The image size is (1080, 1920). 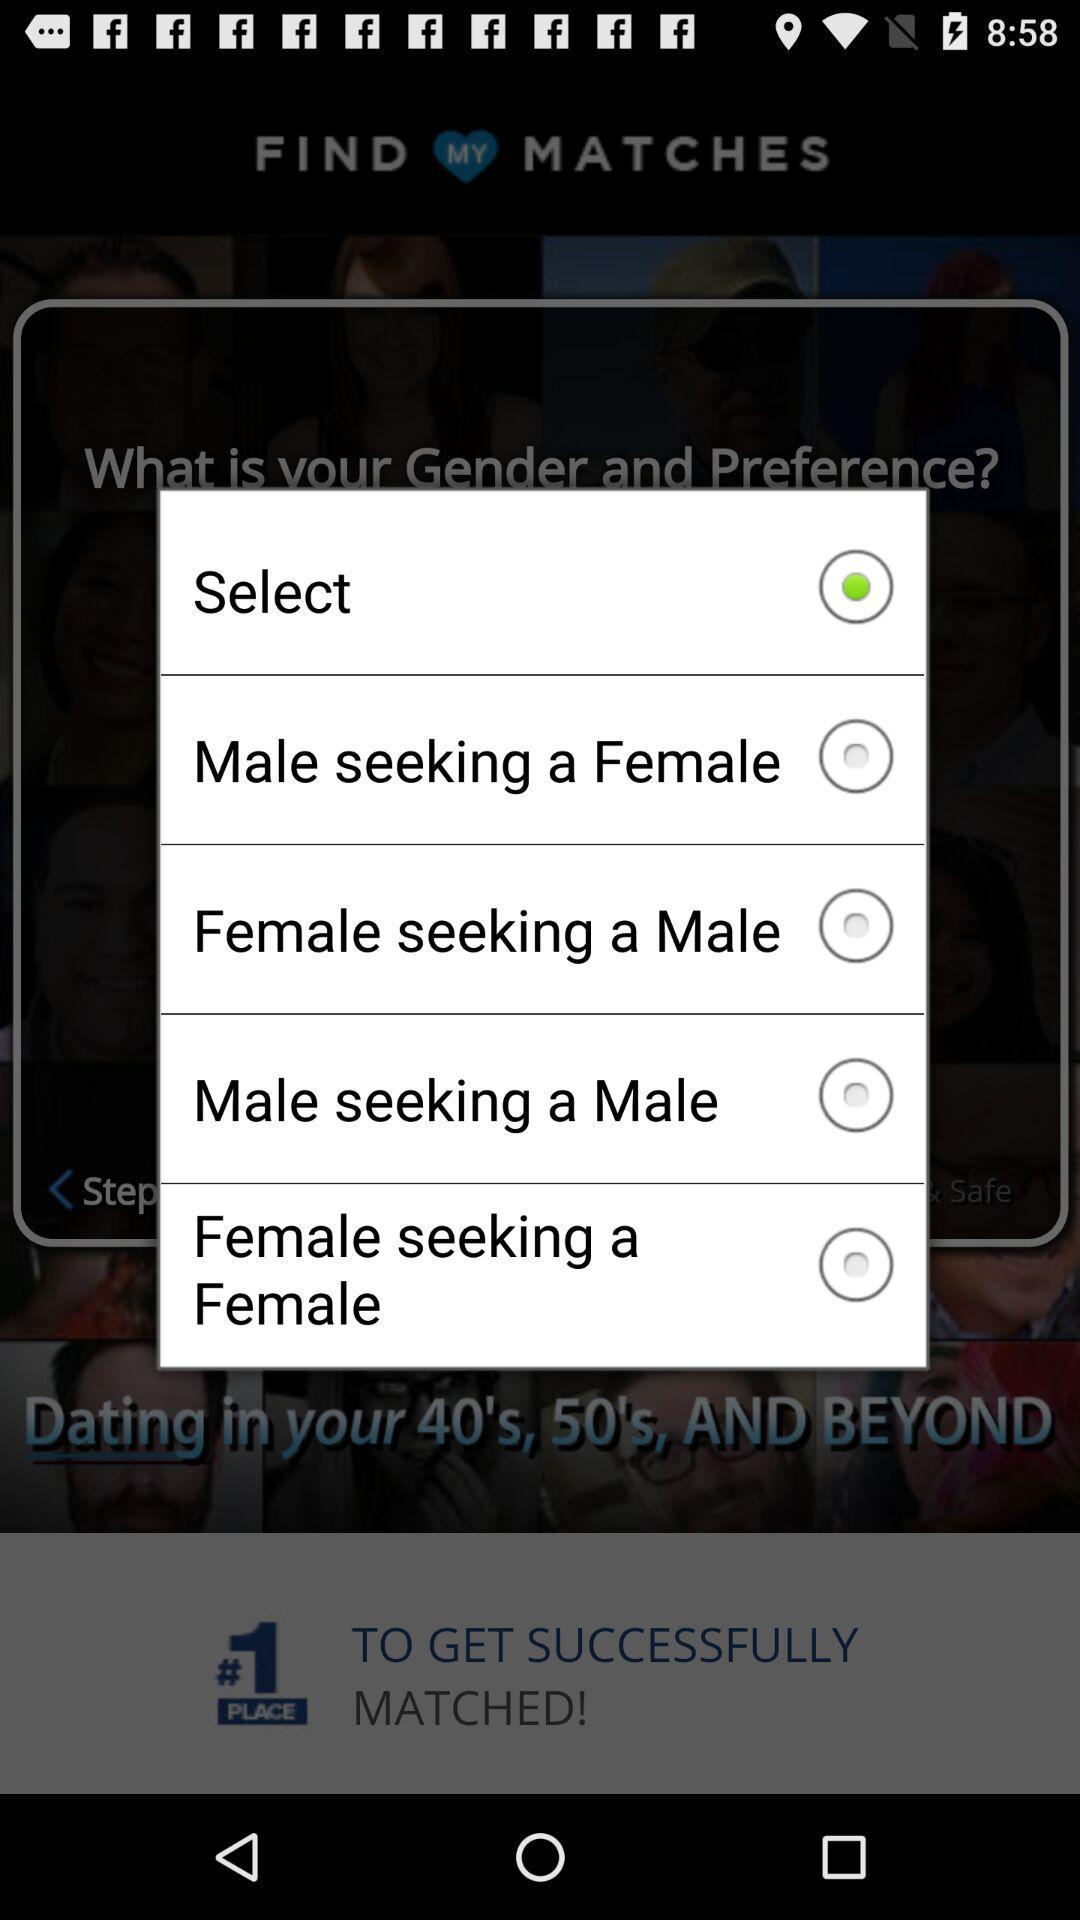 What do you see at coordinates (542, 589) in the screenshot?
I see `select` at bounding box center [542, 589].